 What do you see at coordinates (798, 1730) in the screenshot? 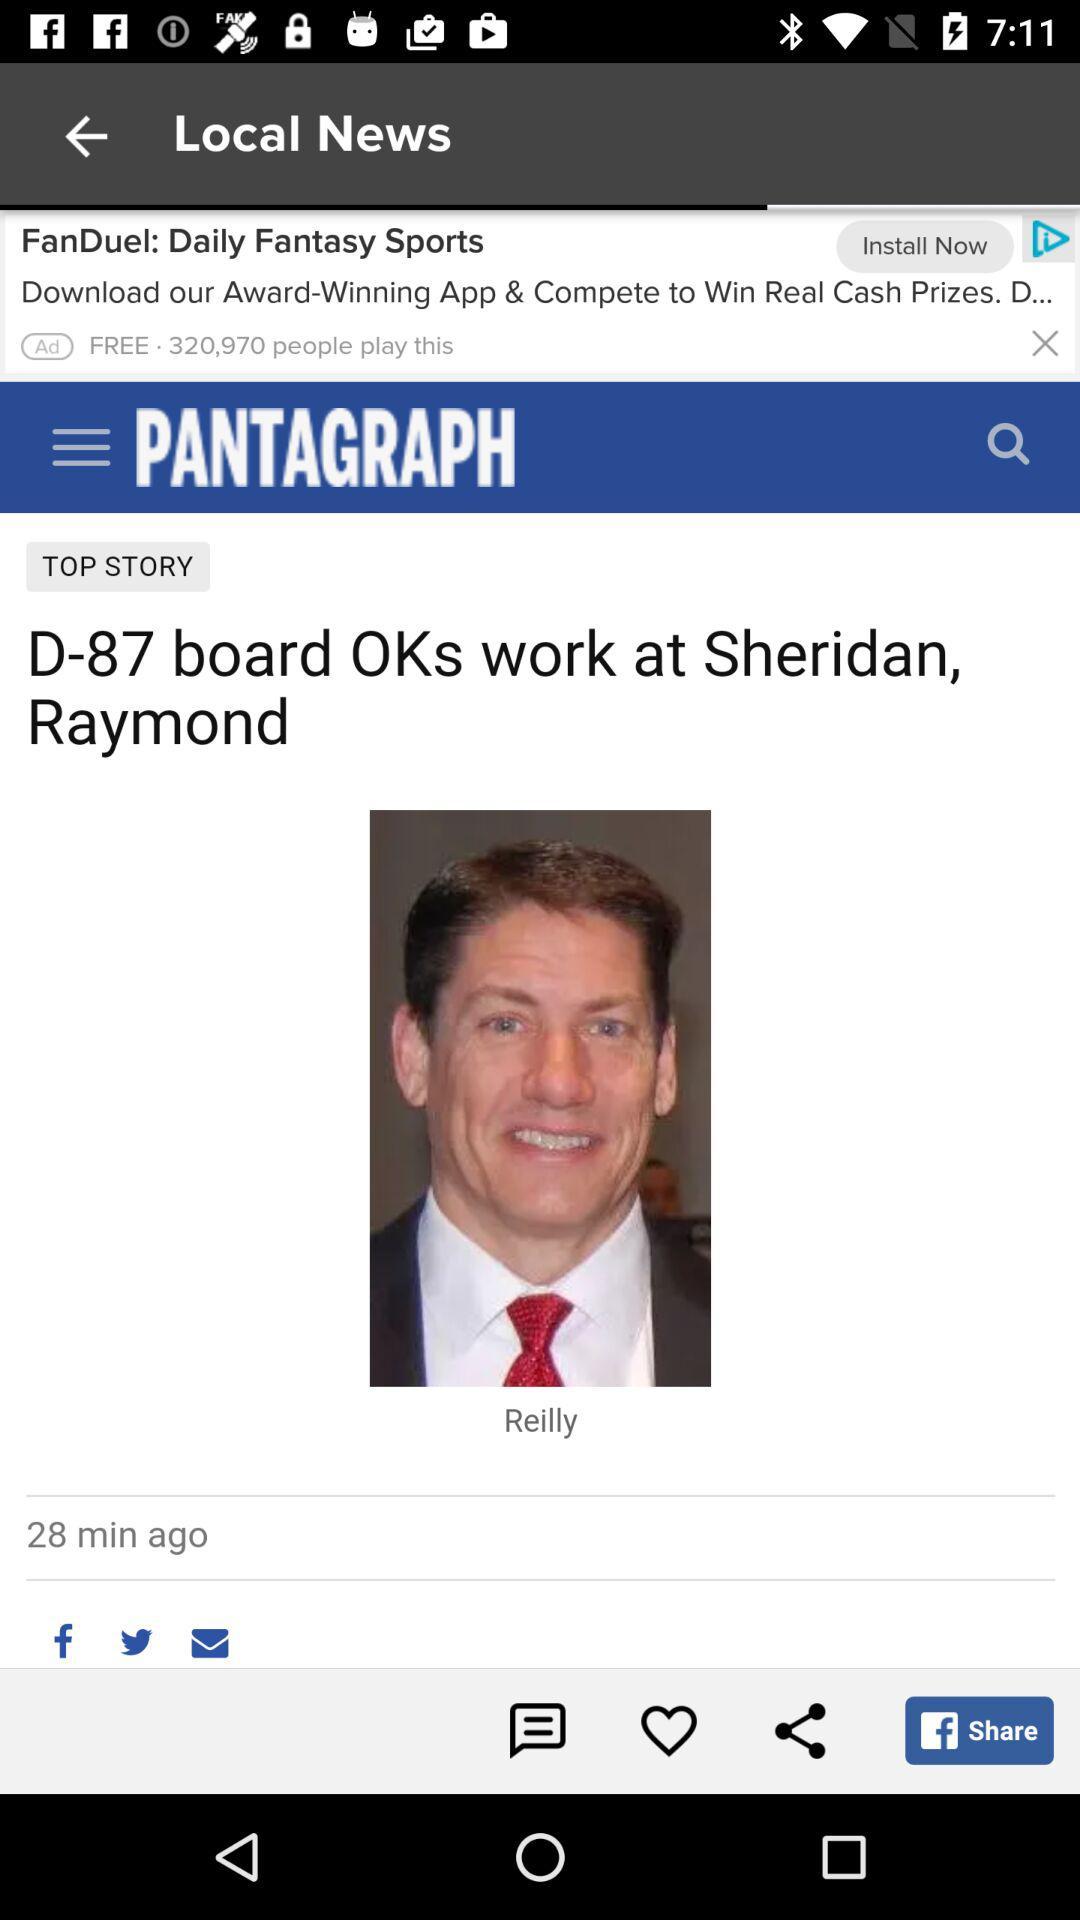
I see `share icon at bottom right` at bounding box center [798, 1730].